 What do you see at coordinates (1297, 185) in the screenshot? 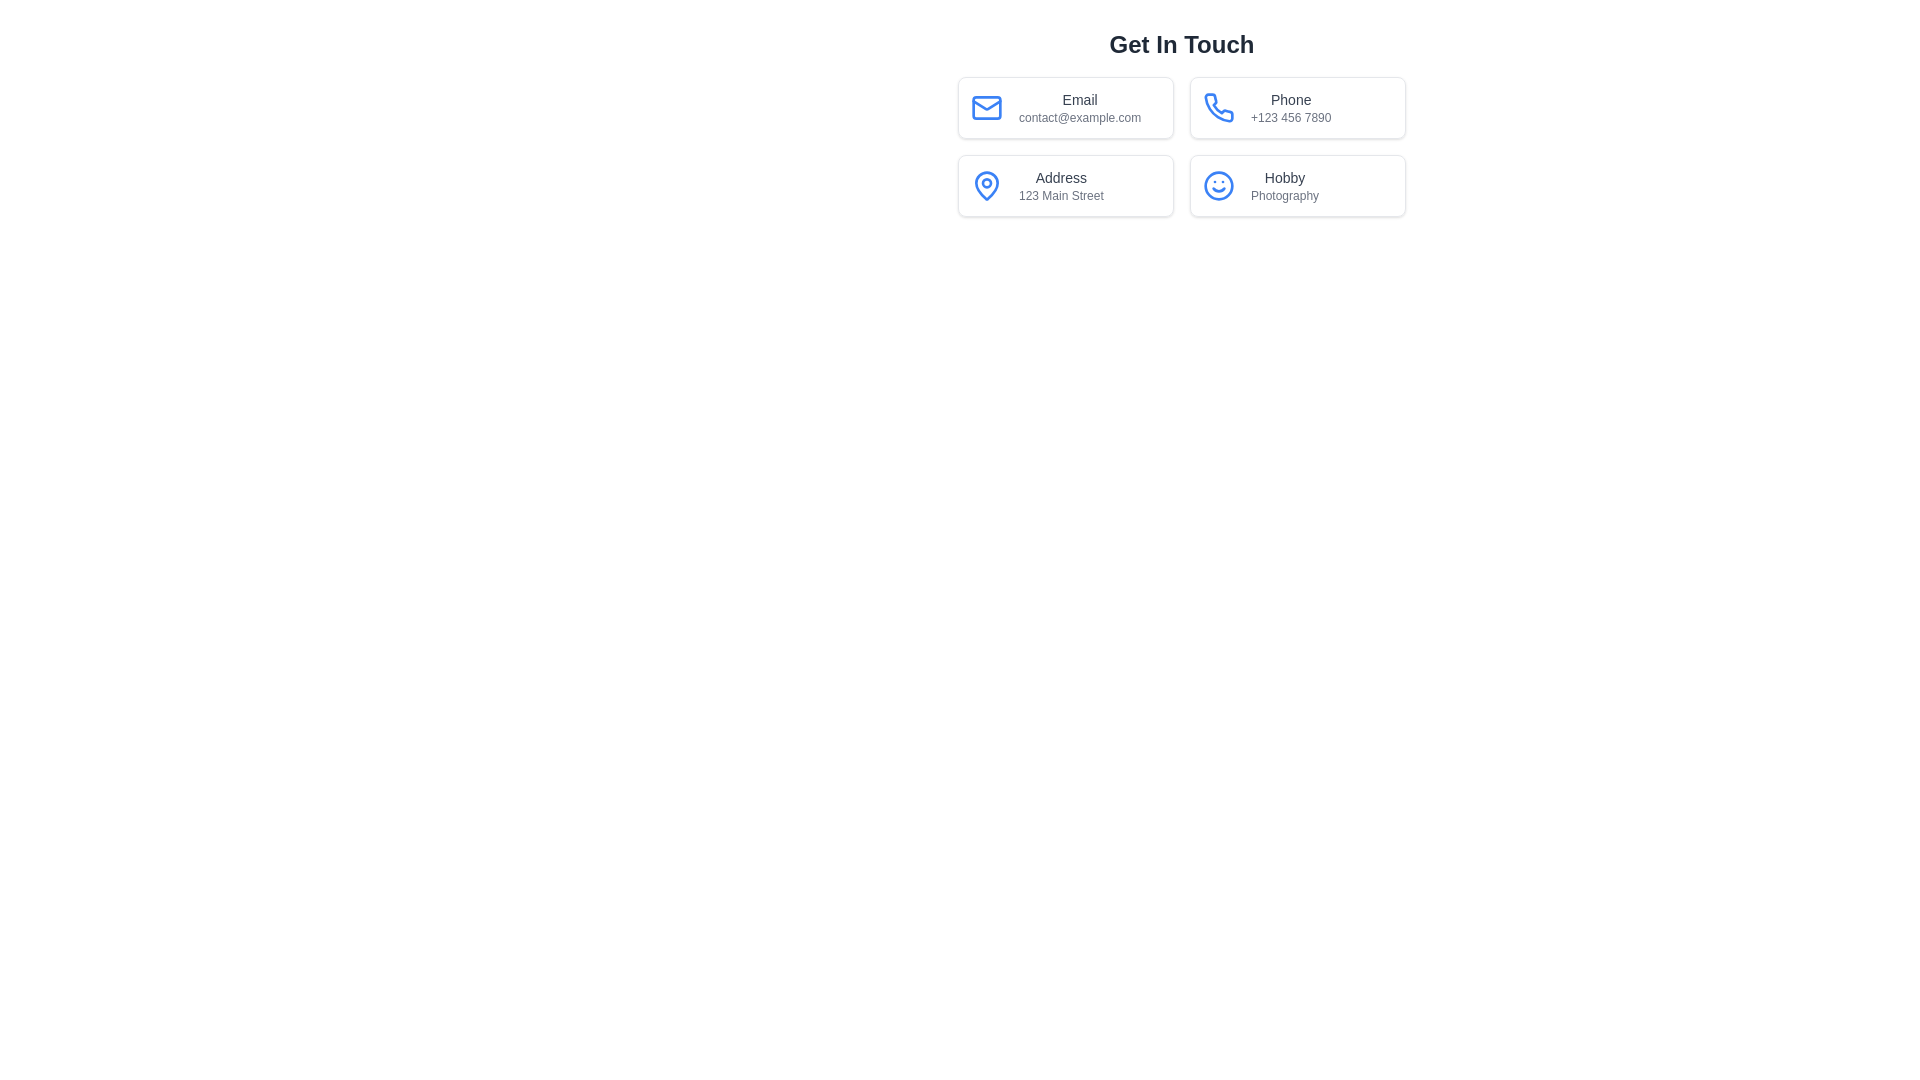
I see `the 'Photography' hobby category card located in the bottom-right corner of the grid layout` at bounding box center [1297, 185].